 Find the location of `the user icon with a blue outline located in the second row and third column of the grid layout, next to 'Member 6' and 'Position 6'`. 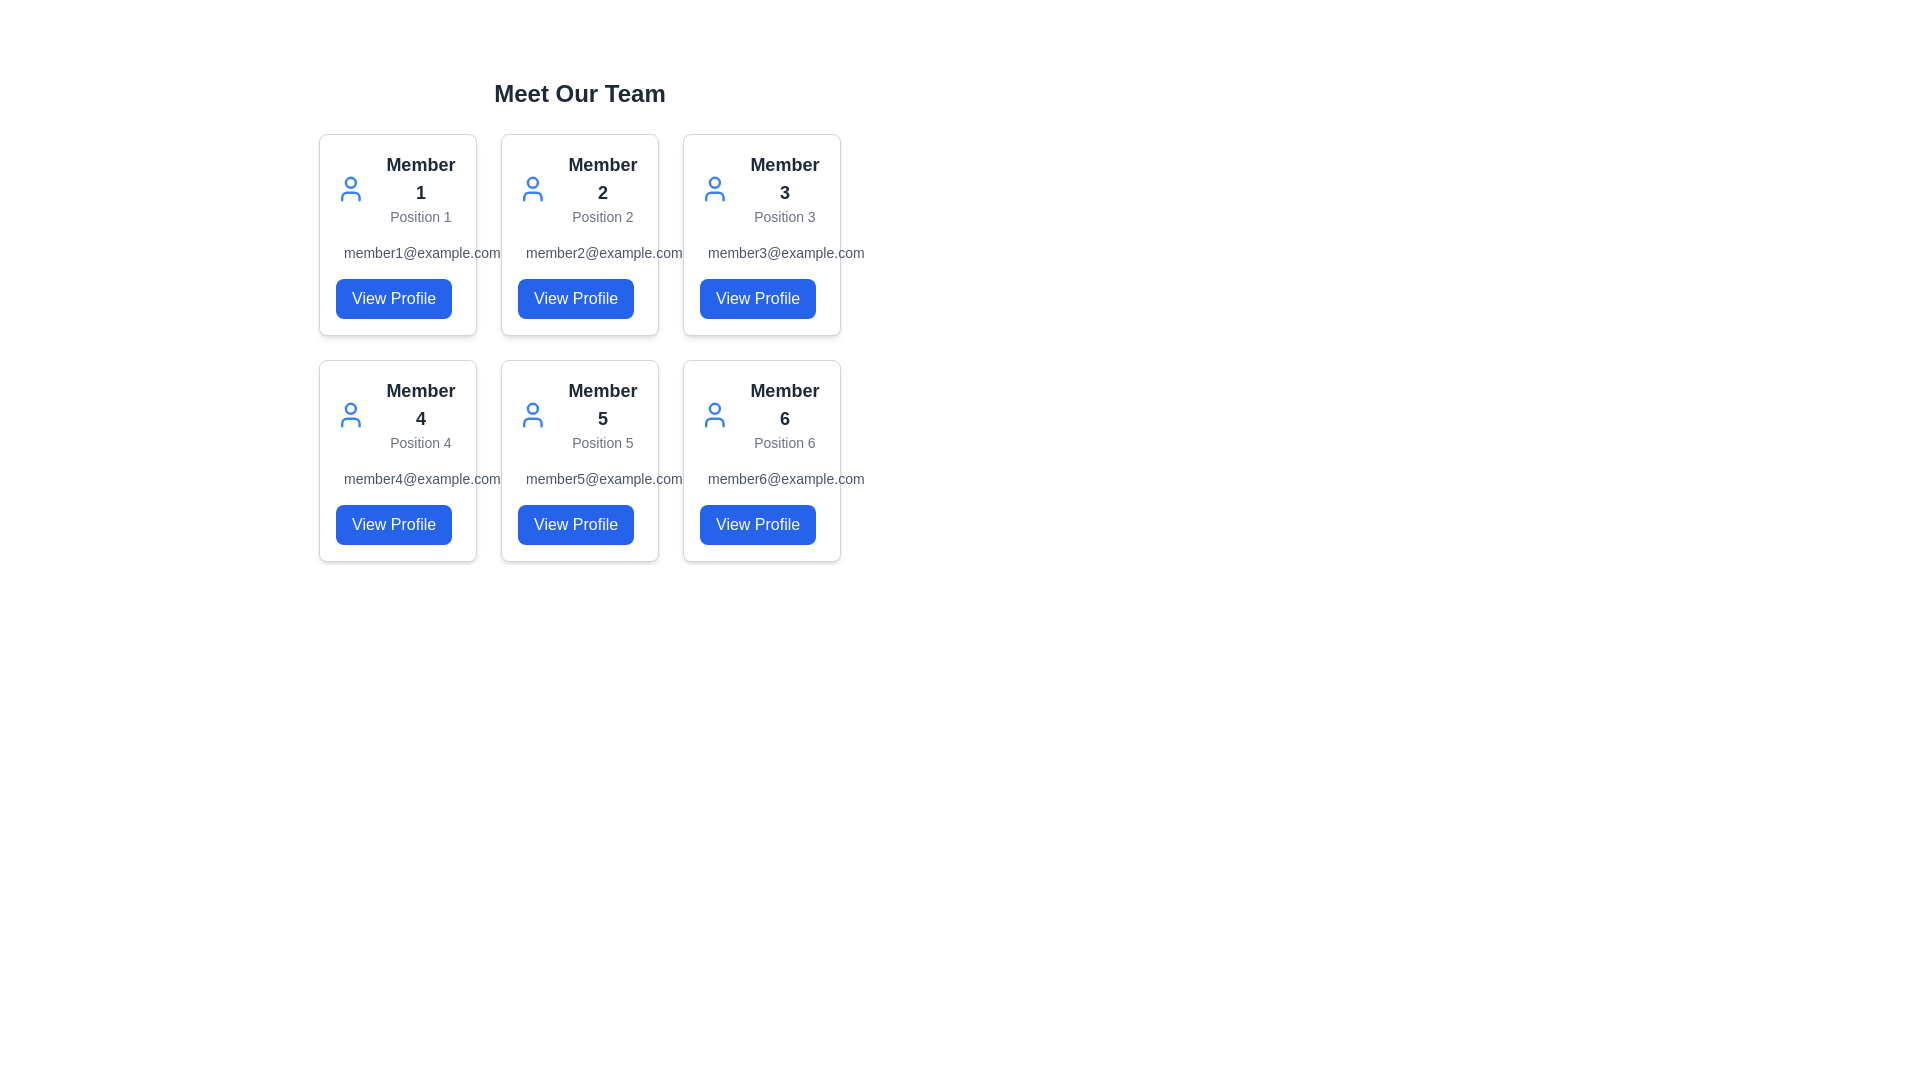

the user icon with a blue outline located in the second row and third column of the grid layout, next to 'Member 6' and 'Position 6' is located at coordinates (714, 414).